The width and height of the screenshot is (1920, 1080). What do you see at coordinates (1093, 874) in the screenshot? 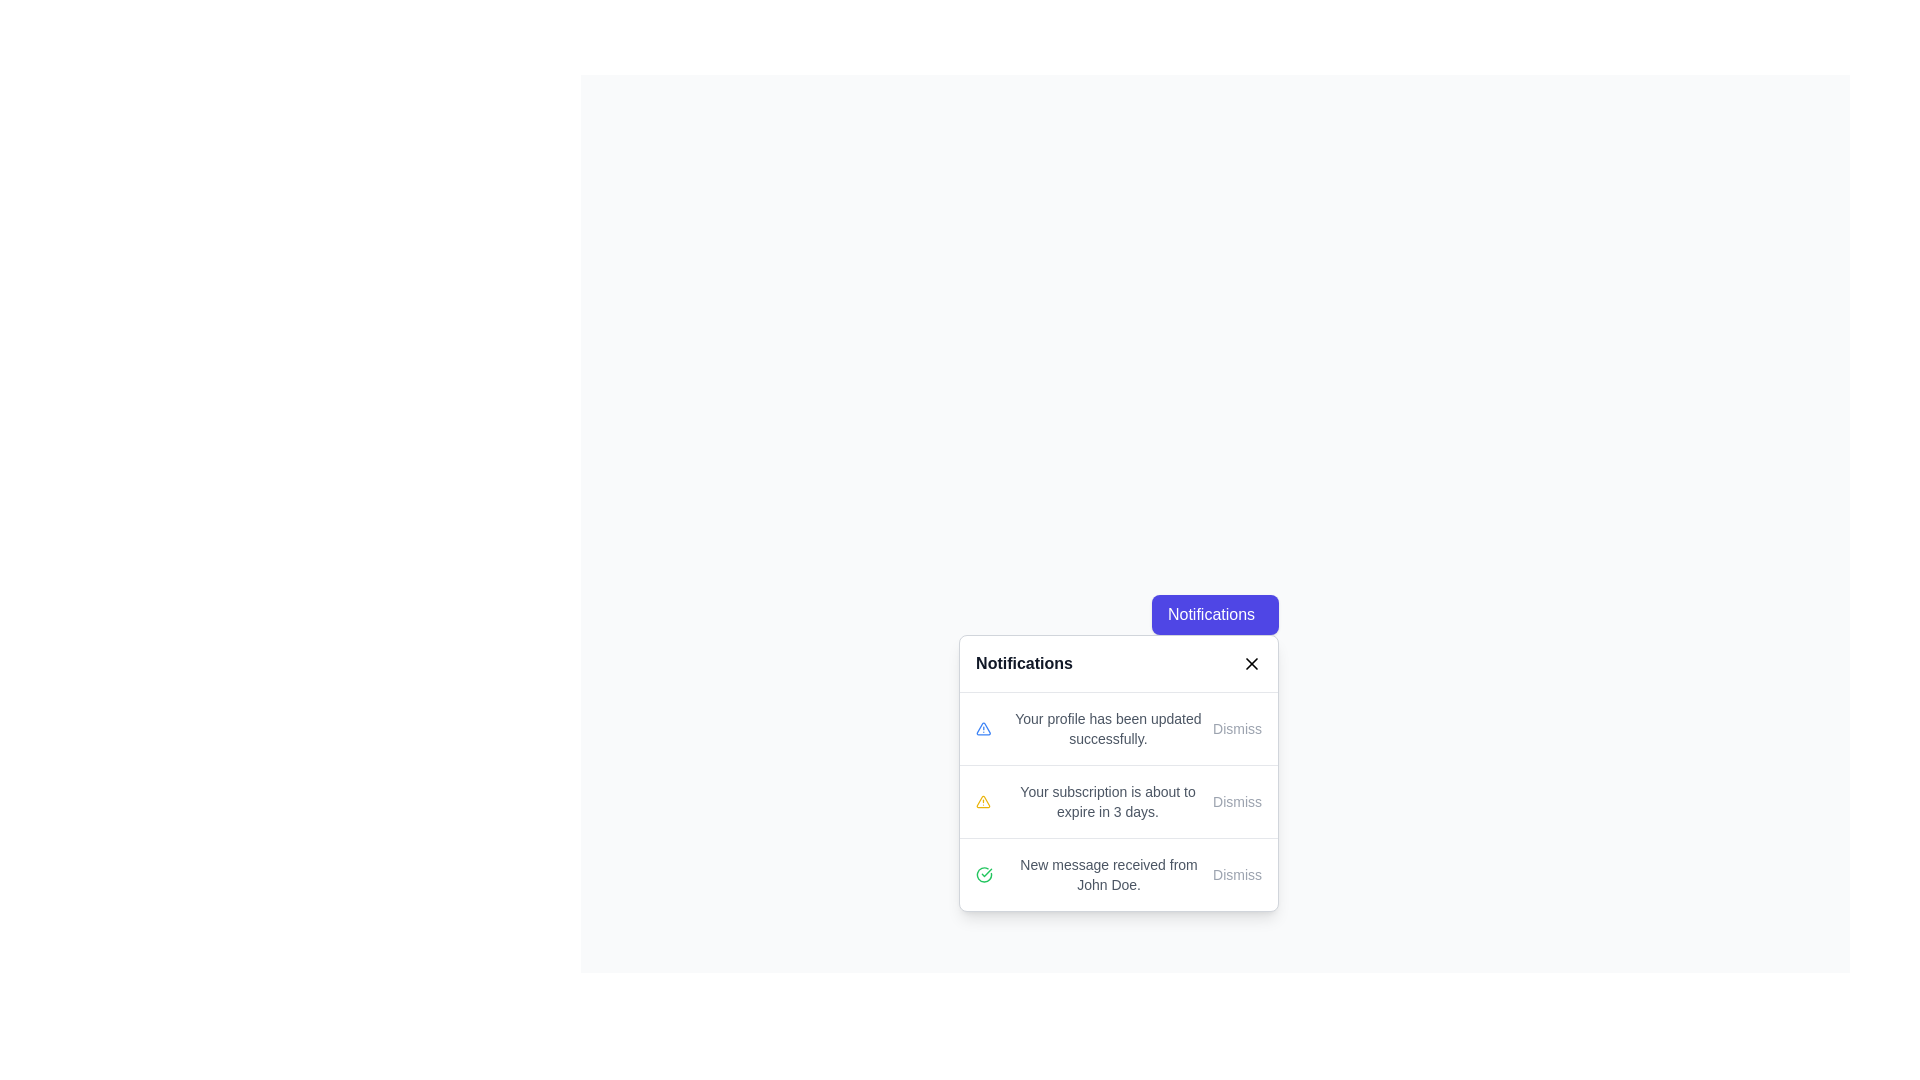
I see `text content 'New message received from John Doe.' from the notification panel located in the bottom-right corner of the viewport, next to the green checkmark icon` at bounding box center [1093, 874].